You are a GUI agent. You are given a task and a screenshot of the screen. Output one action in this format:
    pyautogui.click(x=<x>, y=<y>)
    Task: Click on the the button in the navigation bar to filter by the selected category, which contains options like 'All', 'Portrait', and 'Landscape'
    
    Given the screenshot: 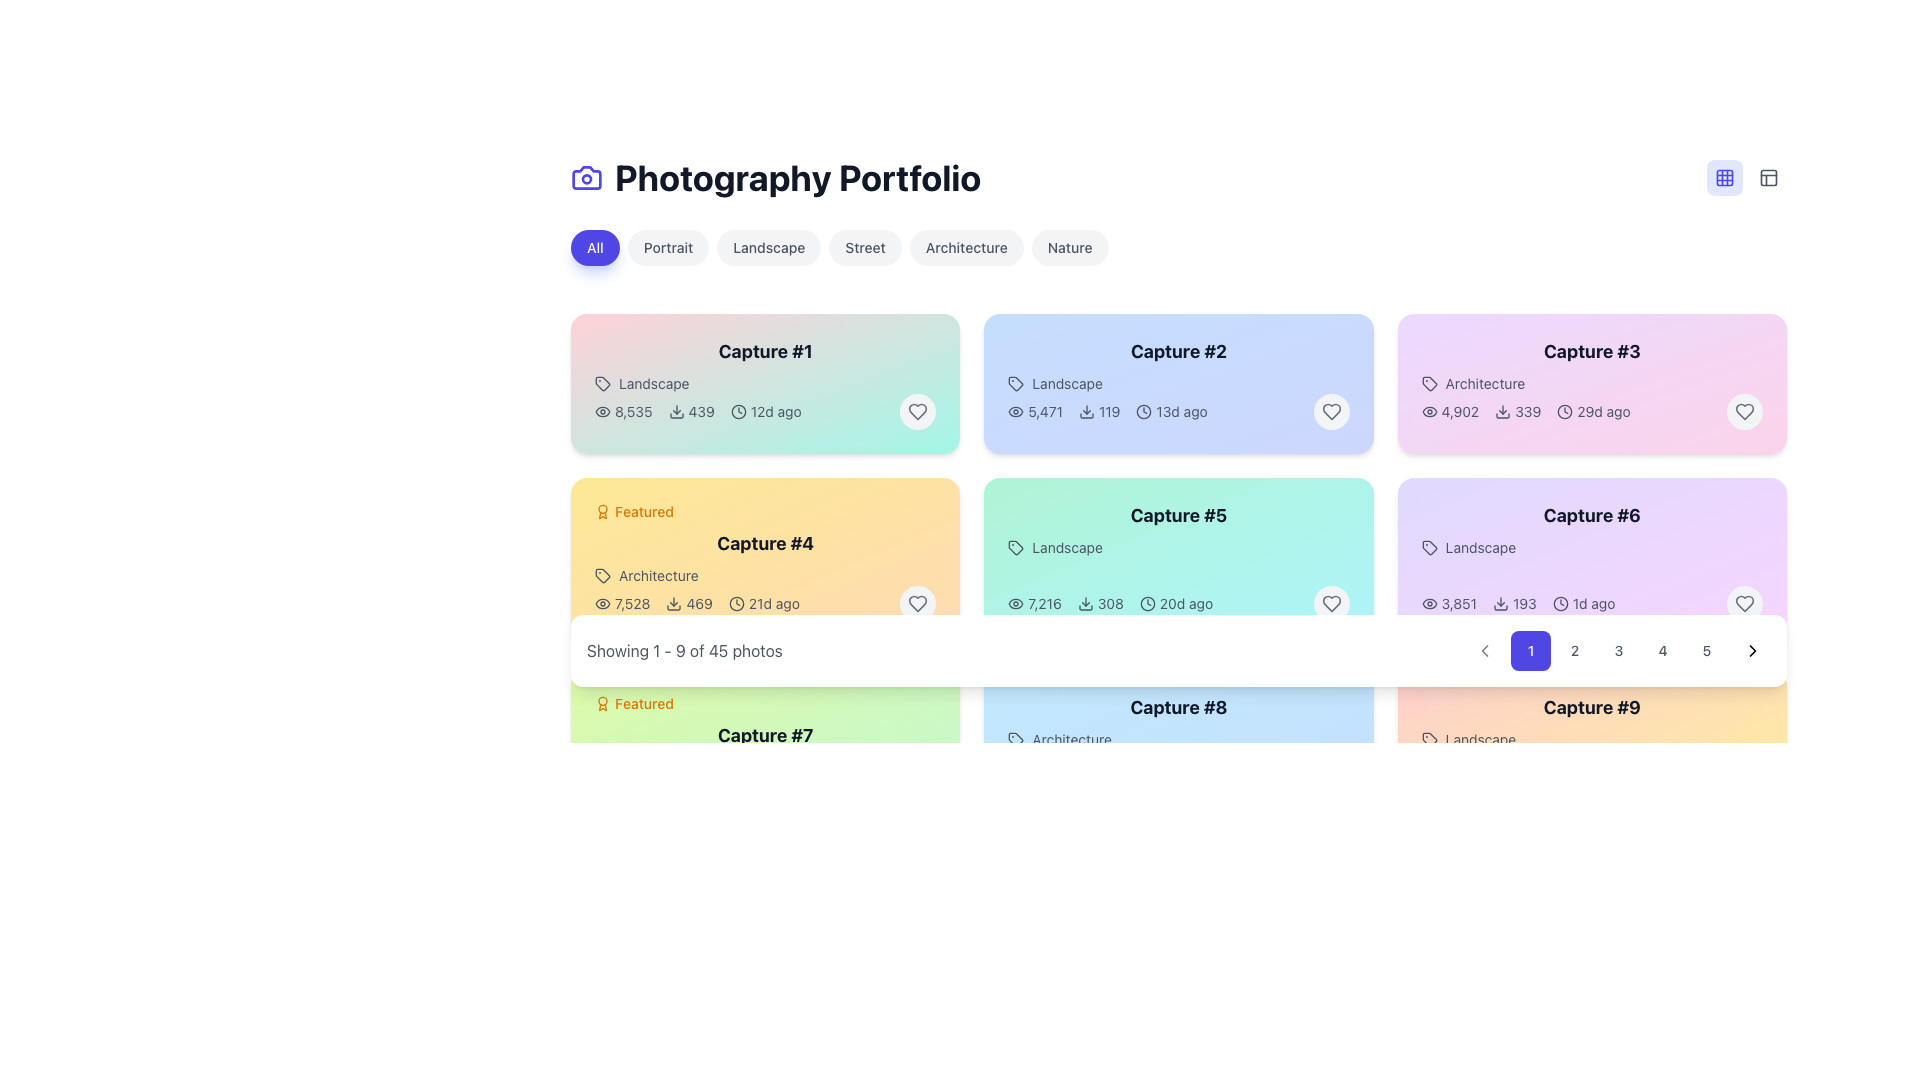 What is the action you would take?
    pyautogui.click(x=1179, y=246)
    